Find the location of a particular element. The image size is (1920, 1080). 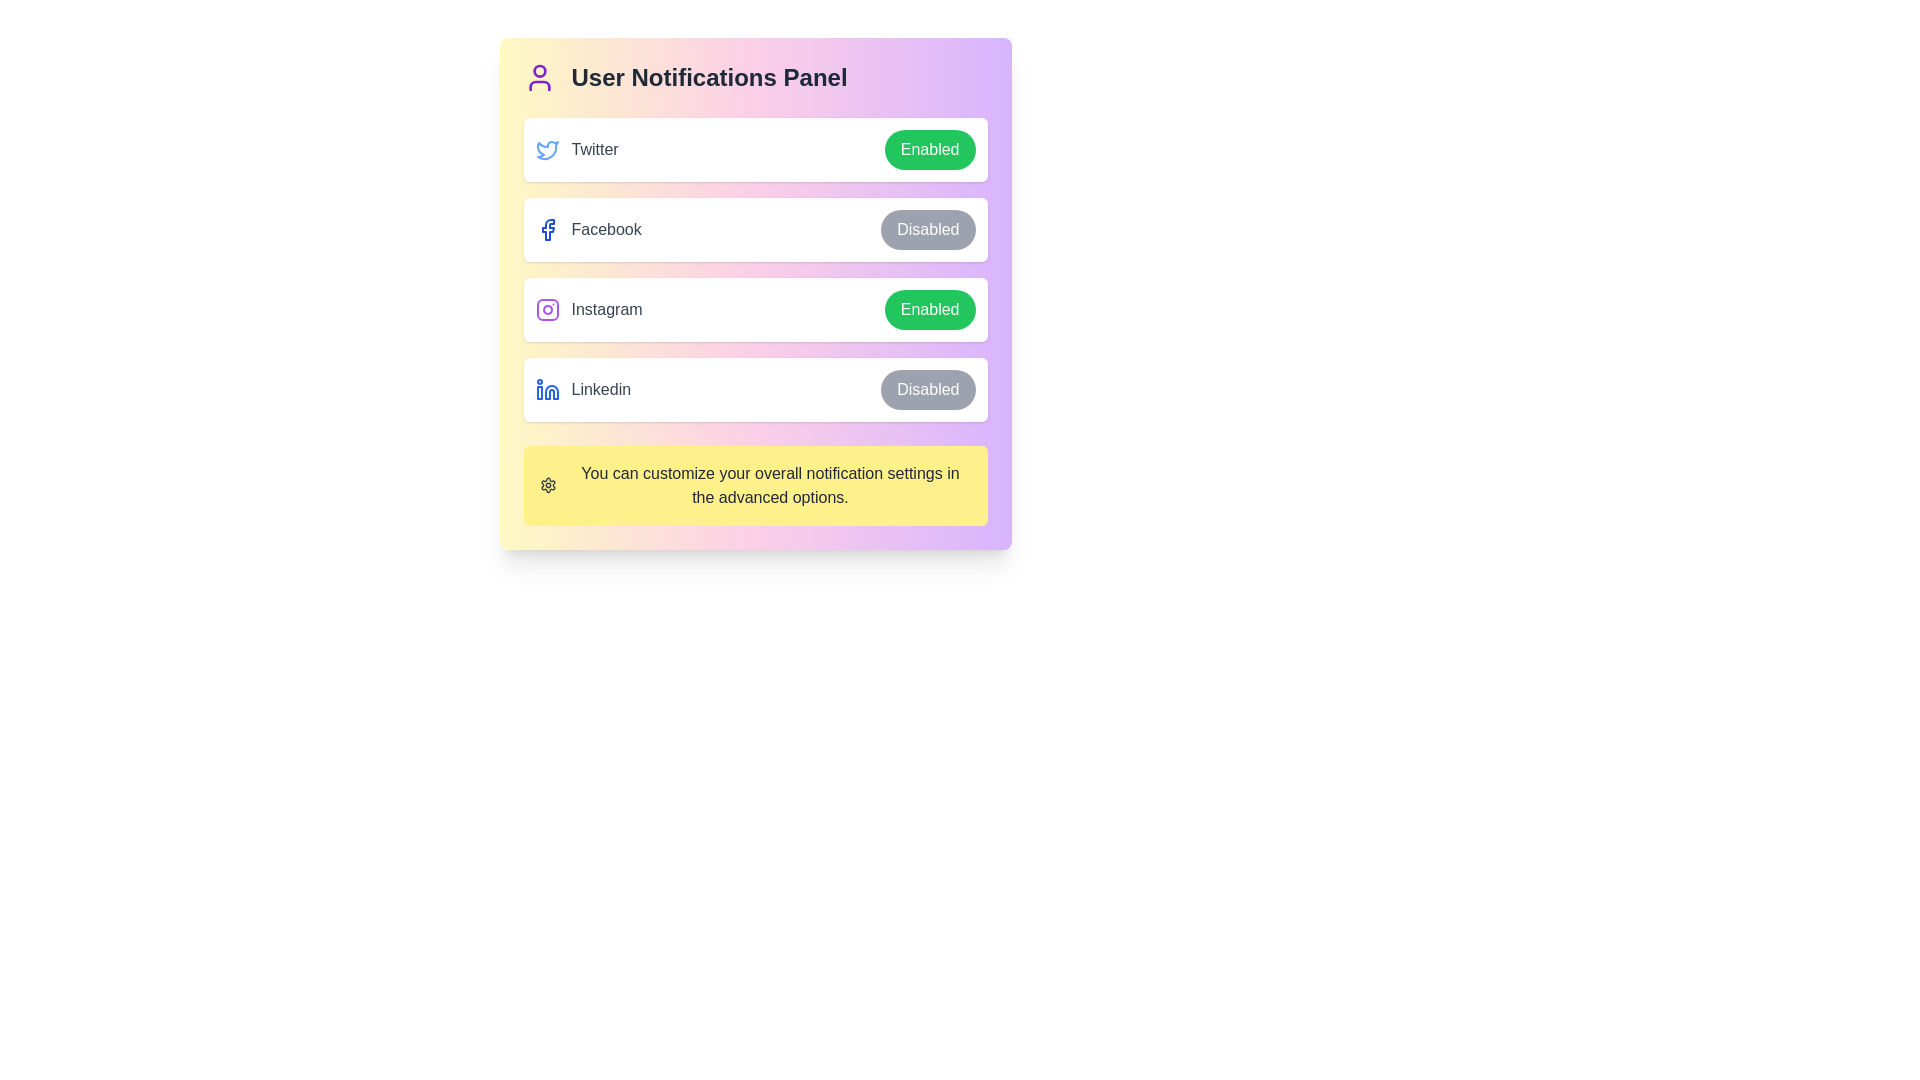

the Instagram icon within the User Notifications Panel, which is located between the Facebook and LinkedIn icons is located at coordinates (547, 309).